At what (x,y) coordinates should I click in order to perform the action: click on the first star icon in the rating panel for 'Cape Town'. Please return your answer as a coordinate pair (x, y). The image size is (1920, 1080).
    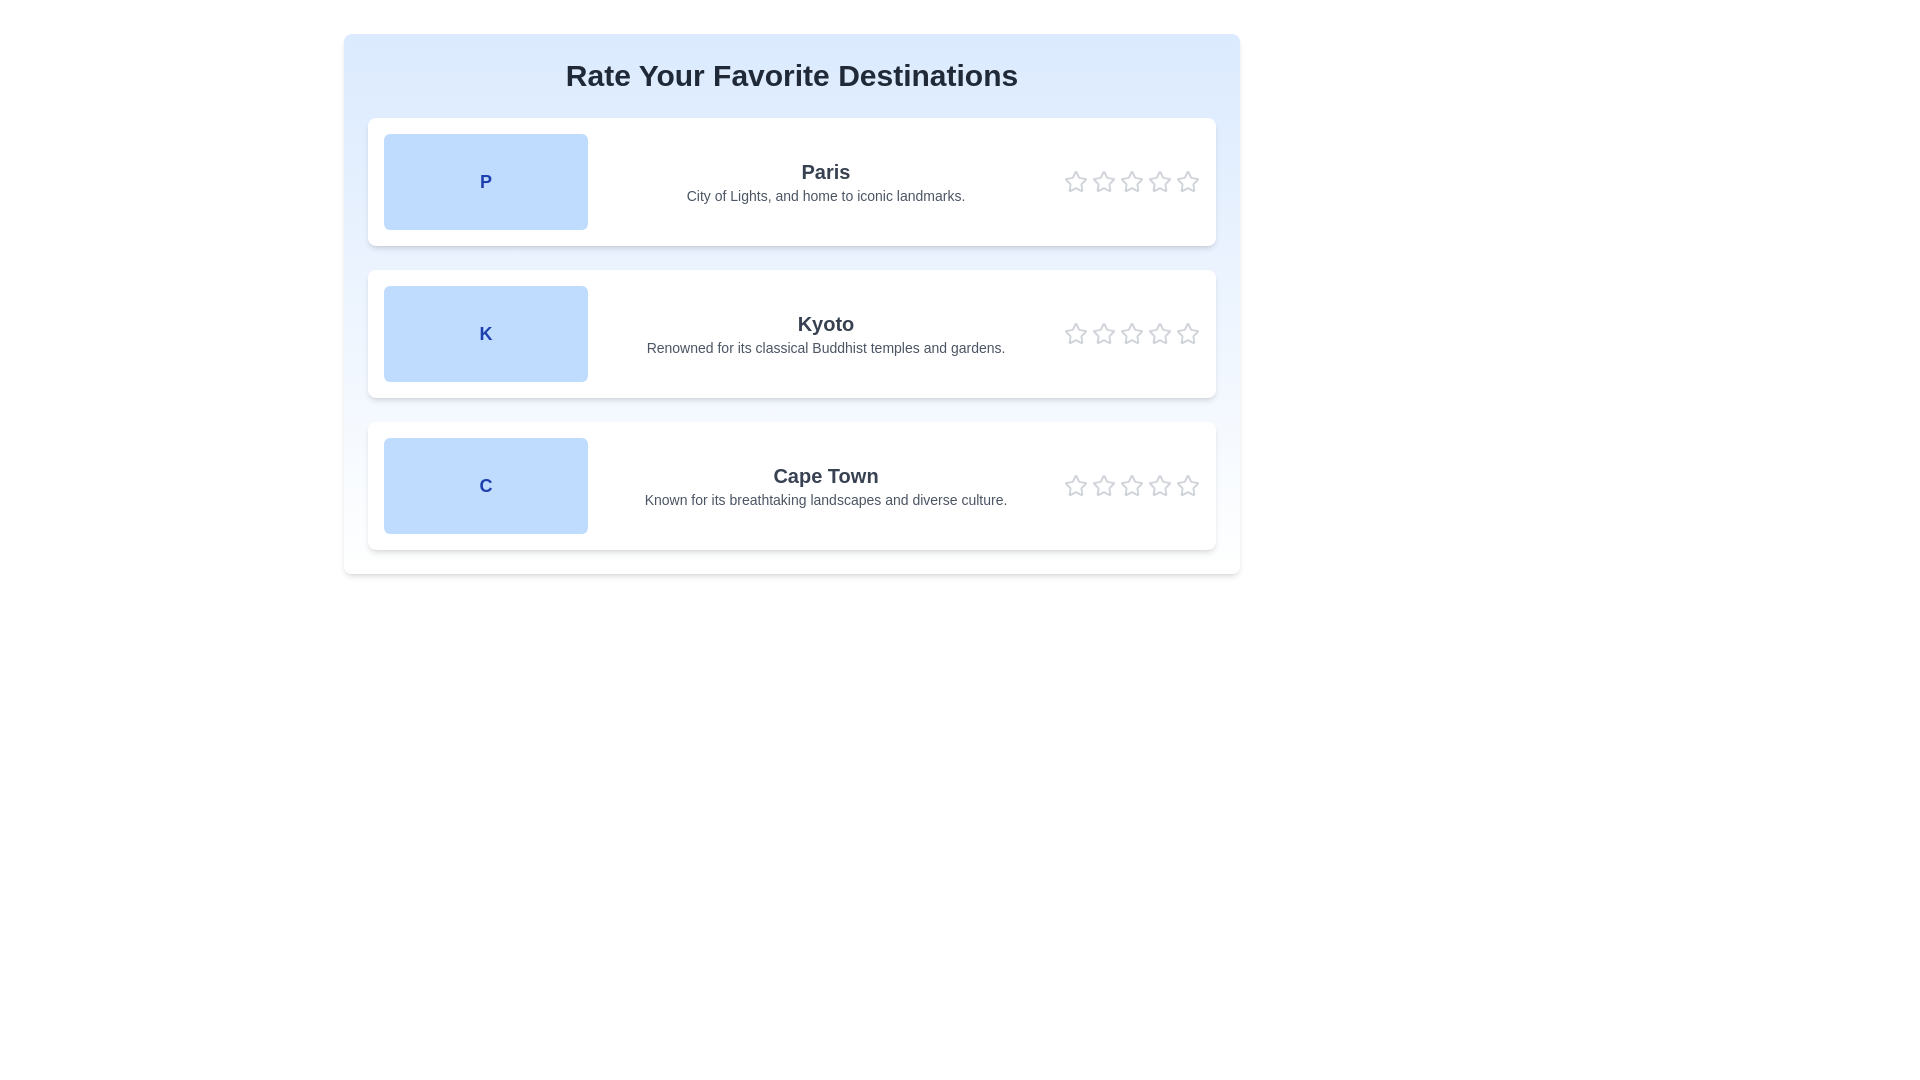
    Looking at the image, I should click on (1074, 485).